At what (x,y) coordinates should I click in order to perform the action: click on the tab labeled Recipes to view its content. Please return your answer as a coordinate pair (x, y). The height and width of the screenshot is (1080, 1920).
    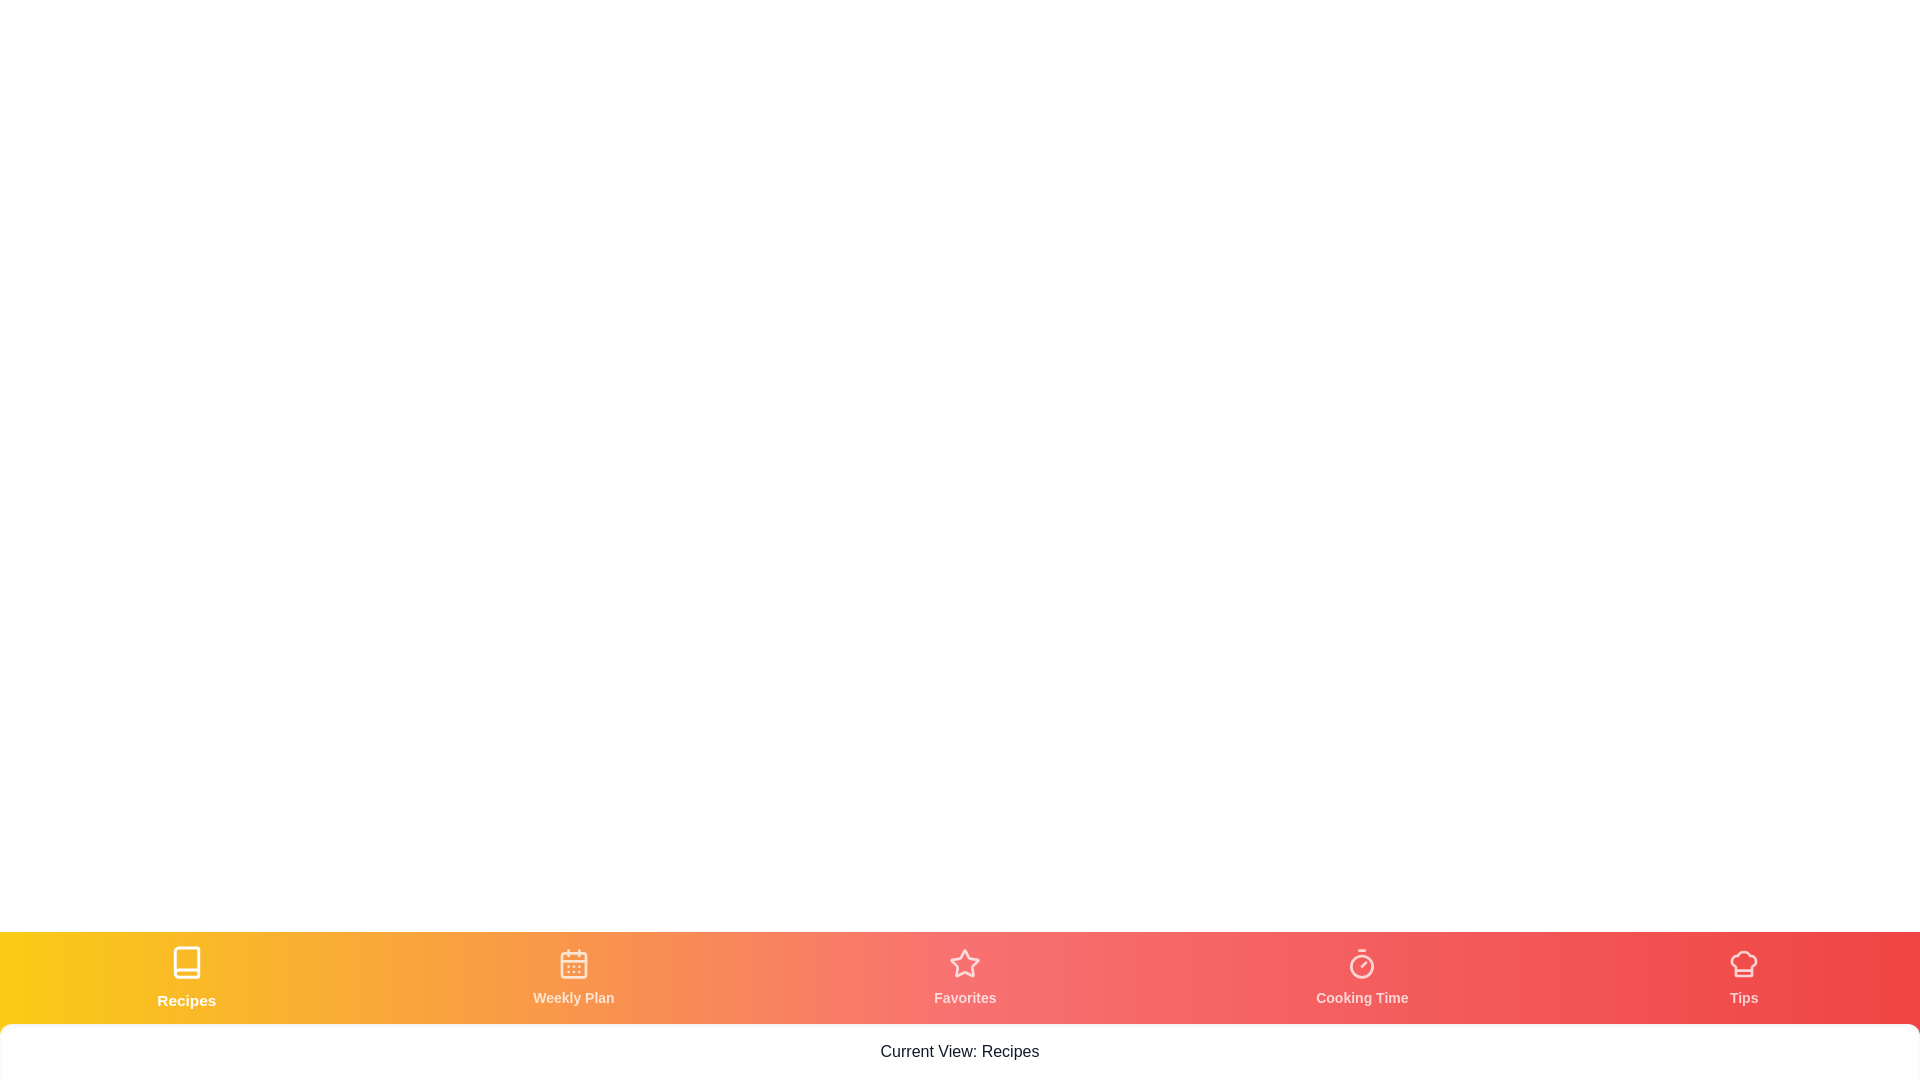
    Looking at the image, I should click on (186, 977).